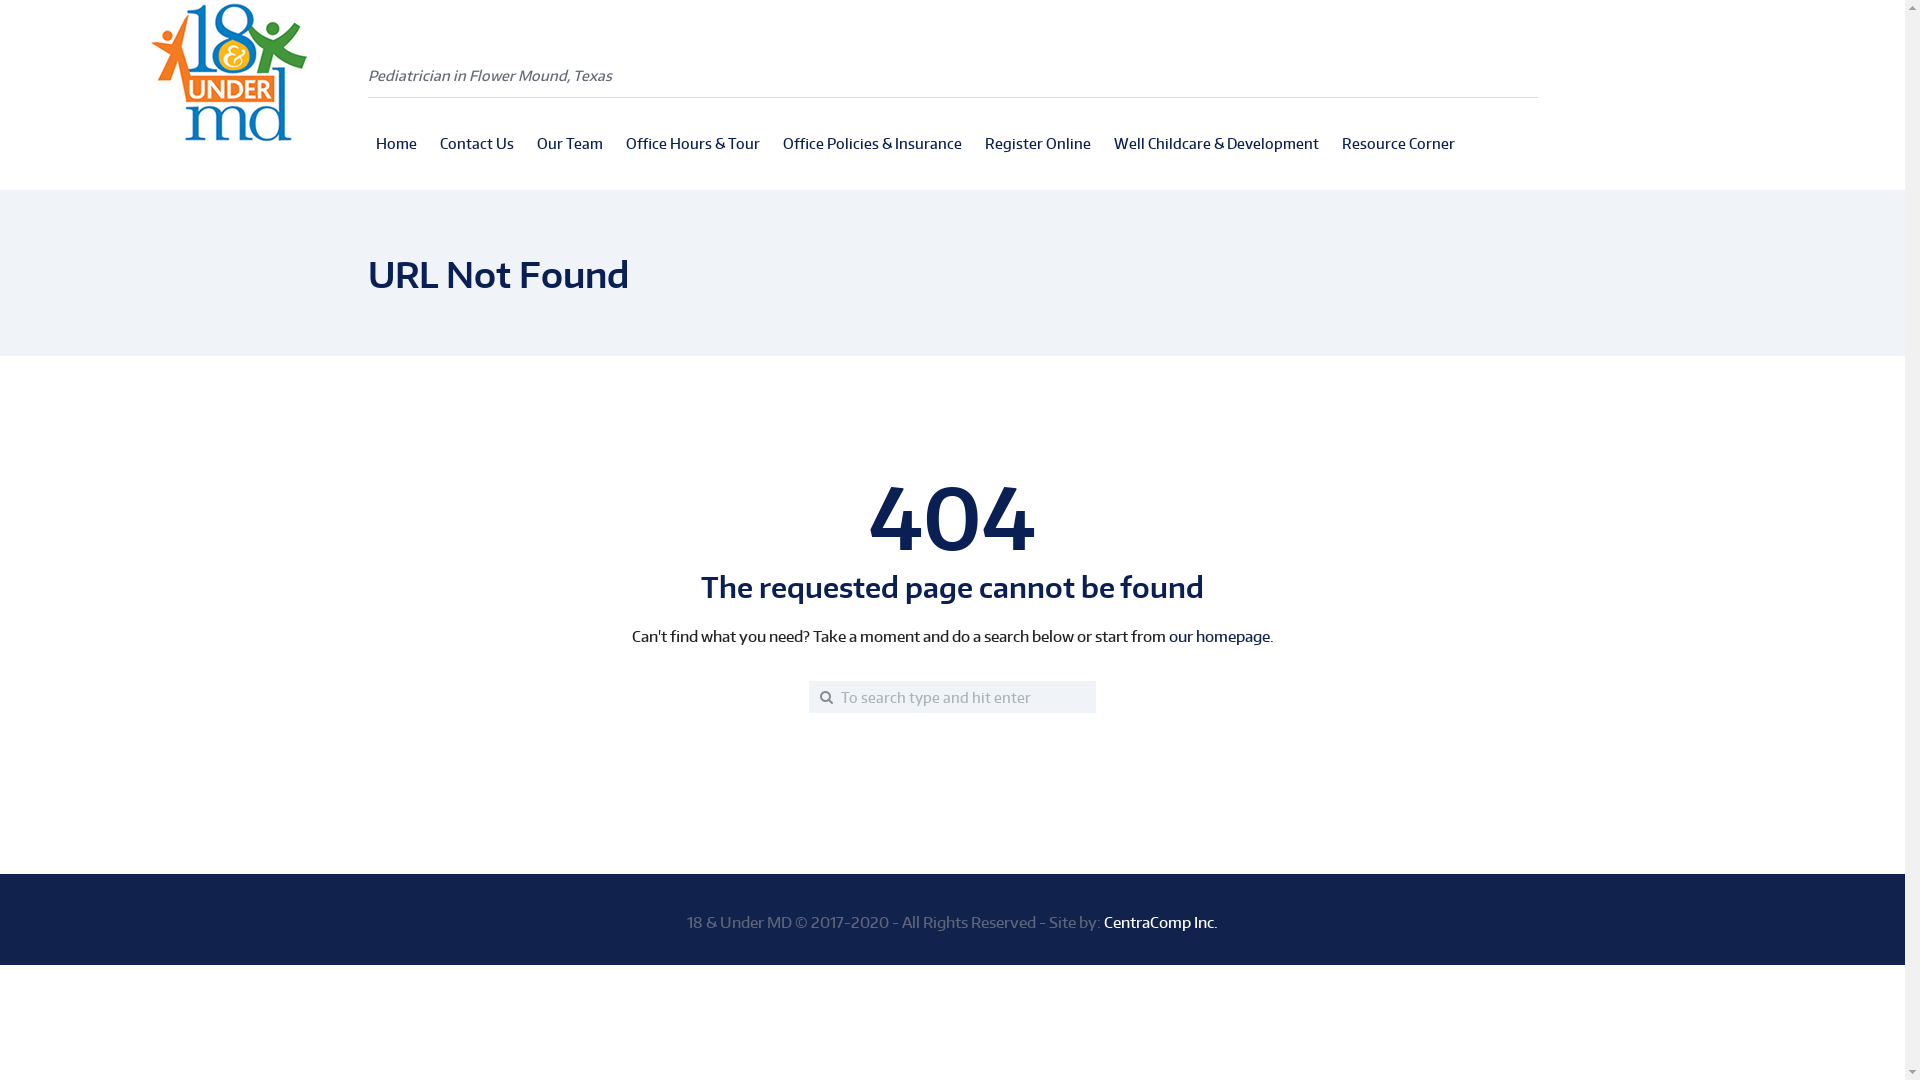 This screenshot has width=1920, height=1080. I want to click on 'Office Hours & Tour', so click(692, 142).